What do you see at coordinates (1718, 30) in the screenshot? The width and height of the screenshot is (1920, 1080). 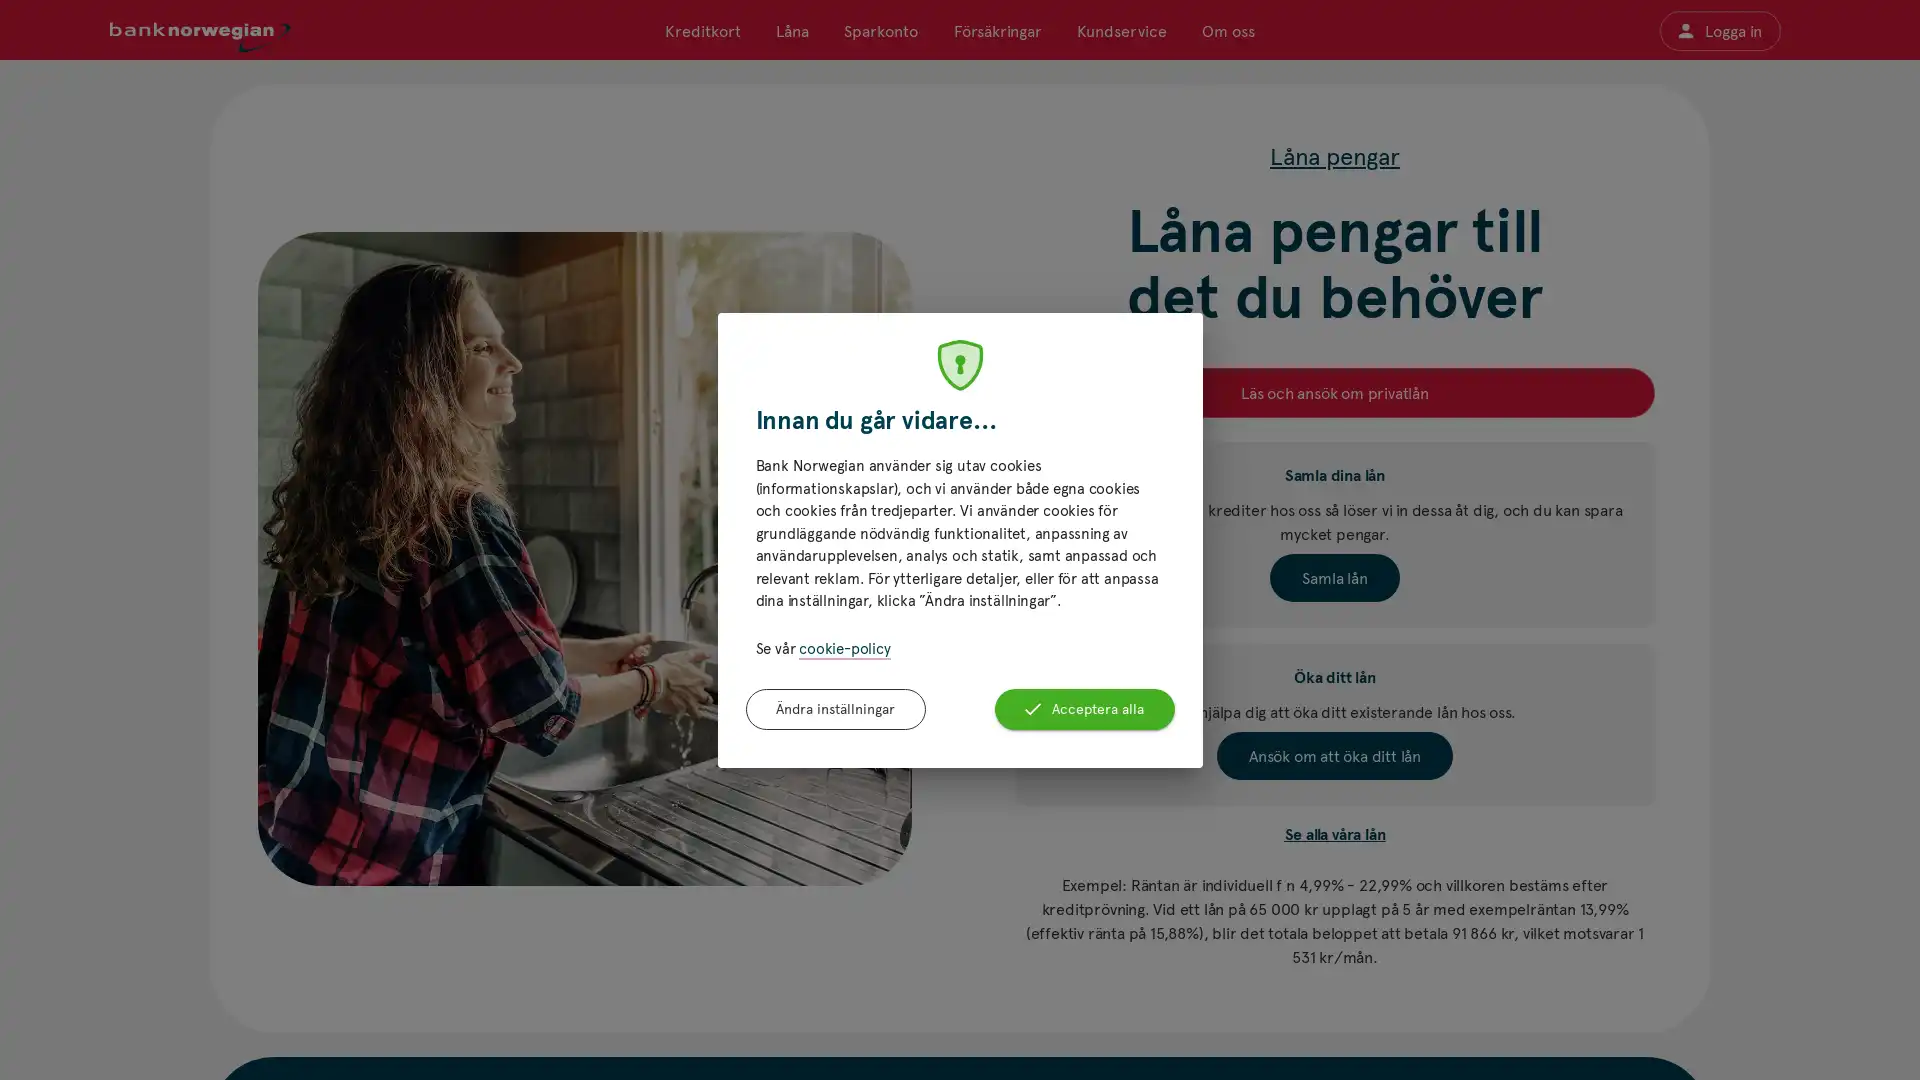 I see `Logga in` at bounding box center [1718, 30].